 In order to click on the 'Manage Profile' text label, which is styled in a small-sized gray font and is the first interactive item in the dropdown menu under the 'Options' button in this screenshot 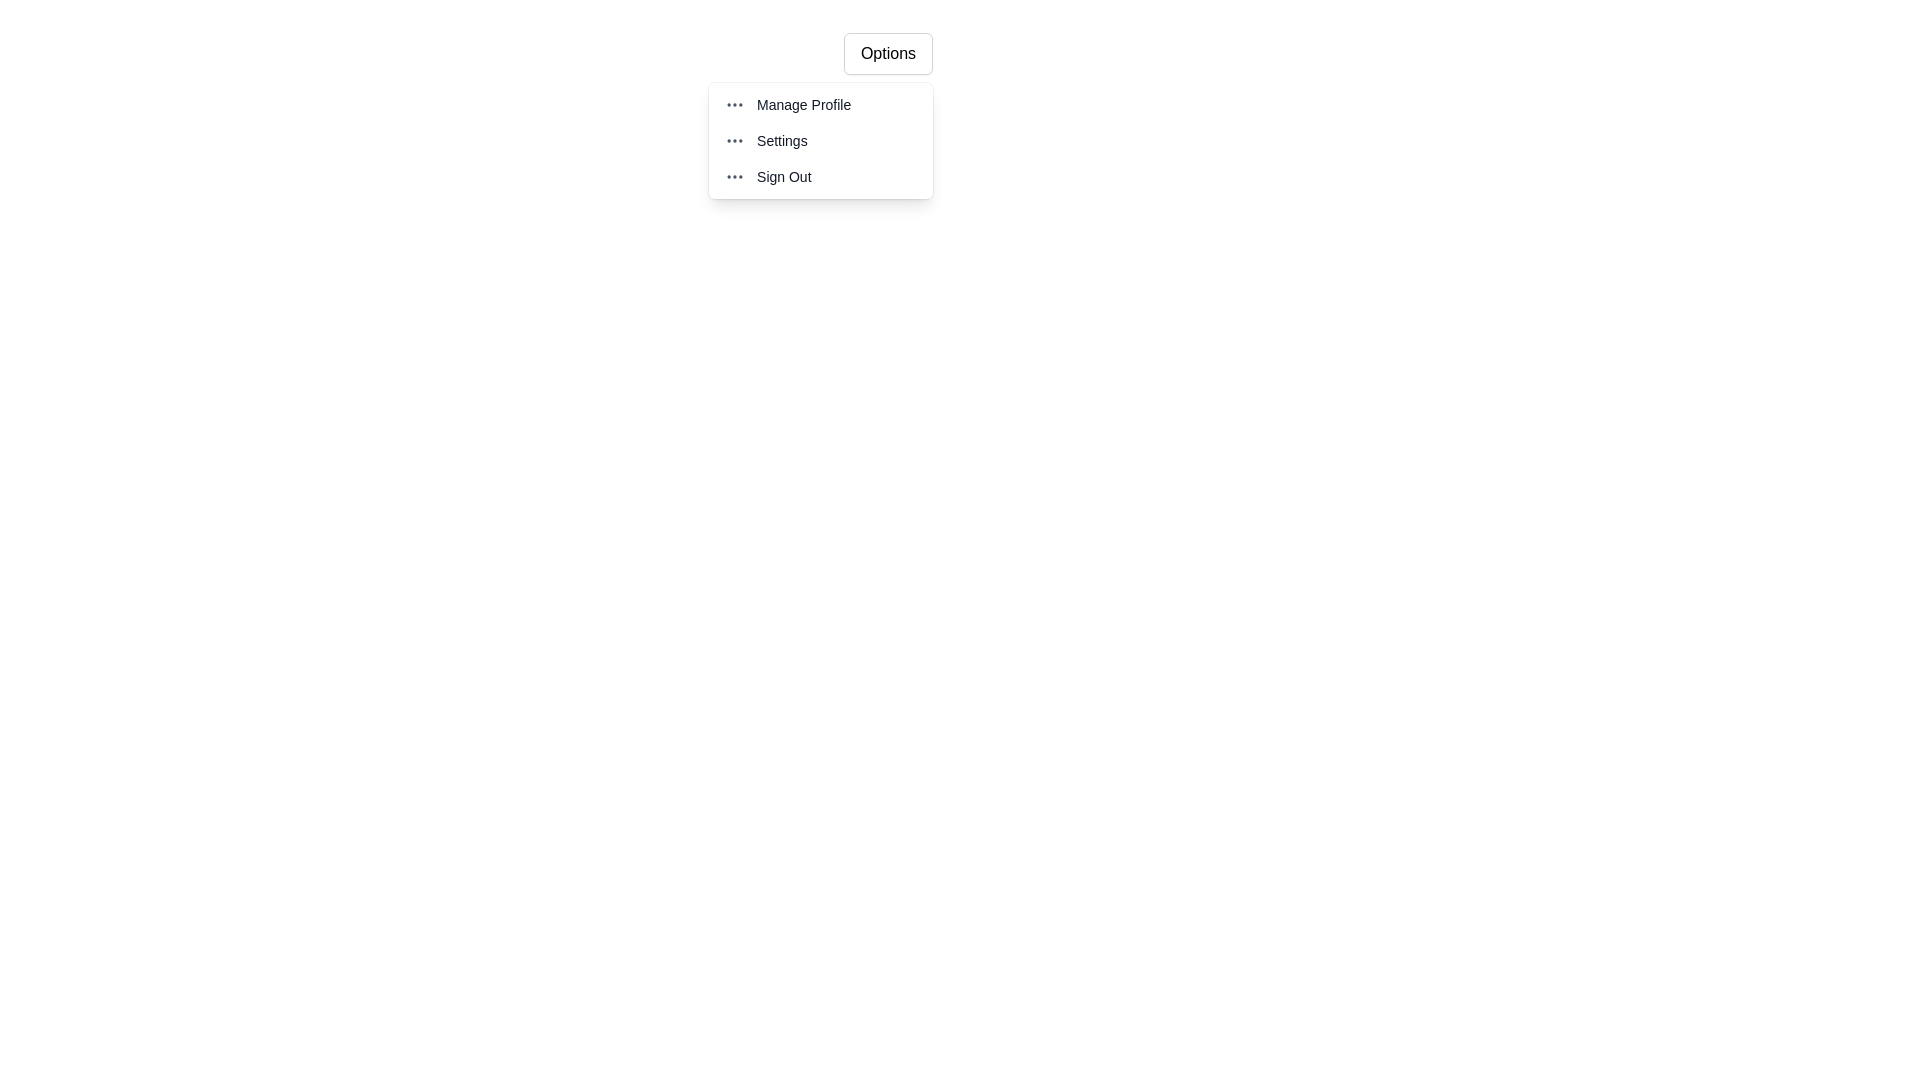, I will do `click(804, 104)`.